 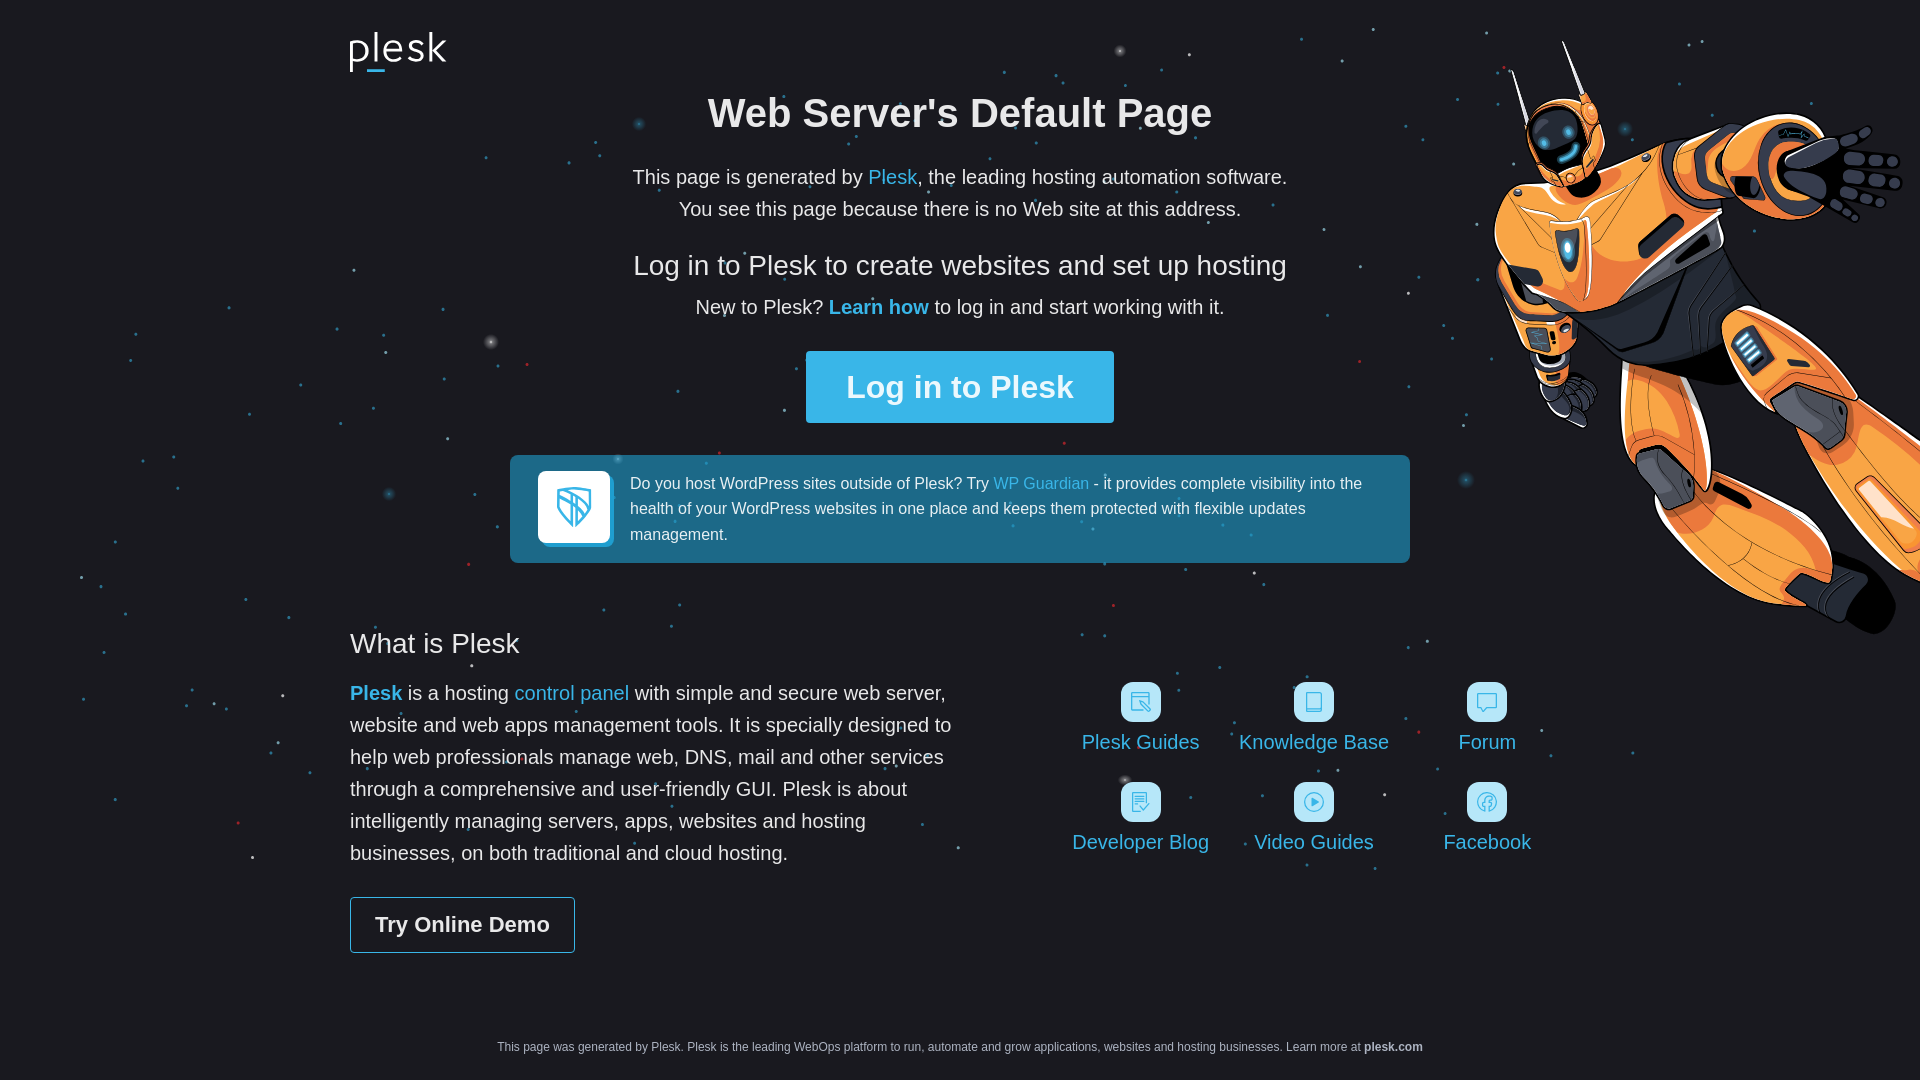 What do you see at coordinates (1487, 716) in the screenshot?
I see `'Forum'` at bounding box center [1487, 716].